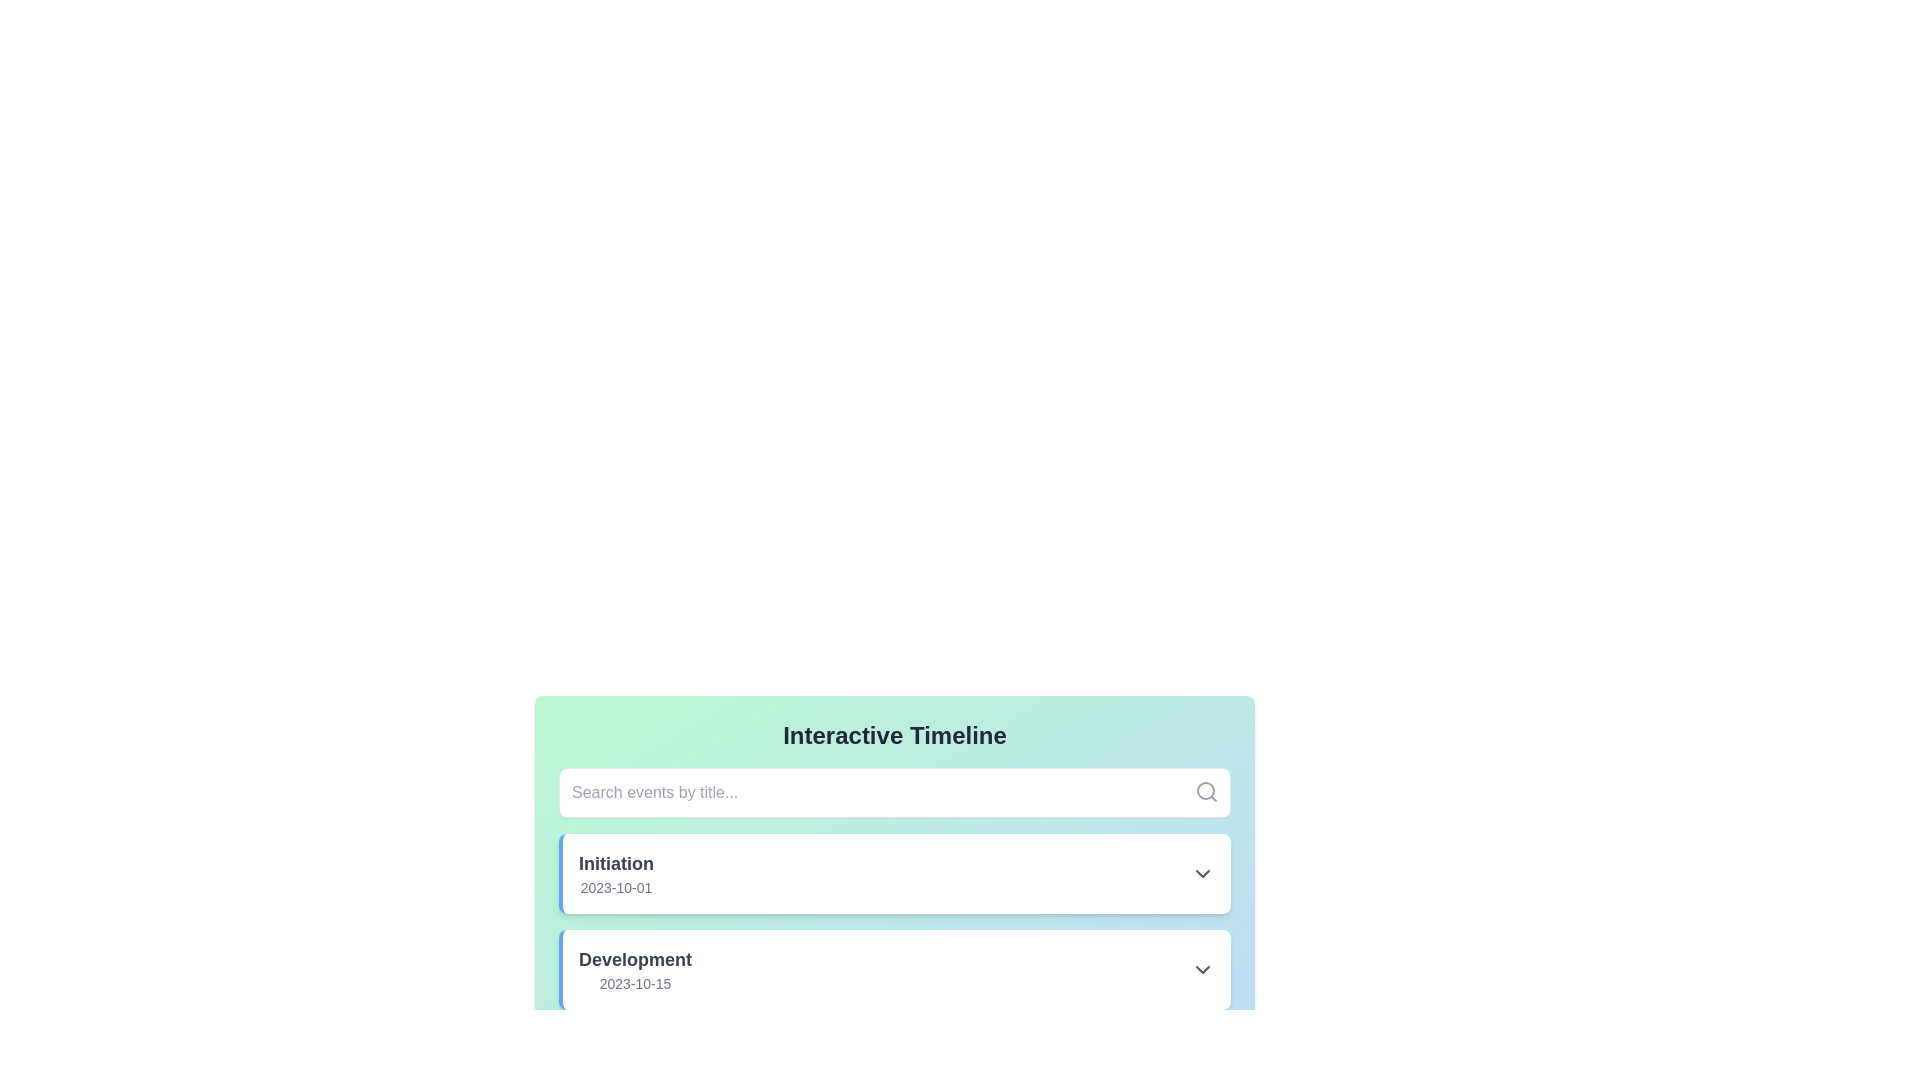 Image resolution: width=1920 pixels, height=1080 pixels. What do you see at coordinates (634, 968) in the screenshot?
I see `the static text display showing 'Development' with subtext '2023-10-15' in the second card under 'Interactive Timeline'` at bounding box center [634, 968].